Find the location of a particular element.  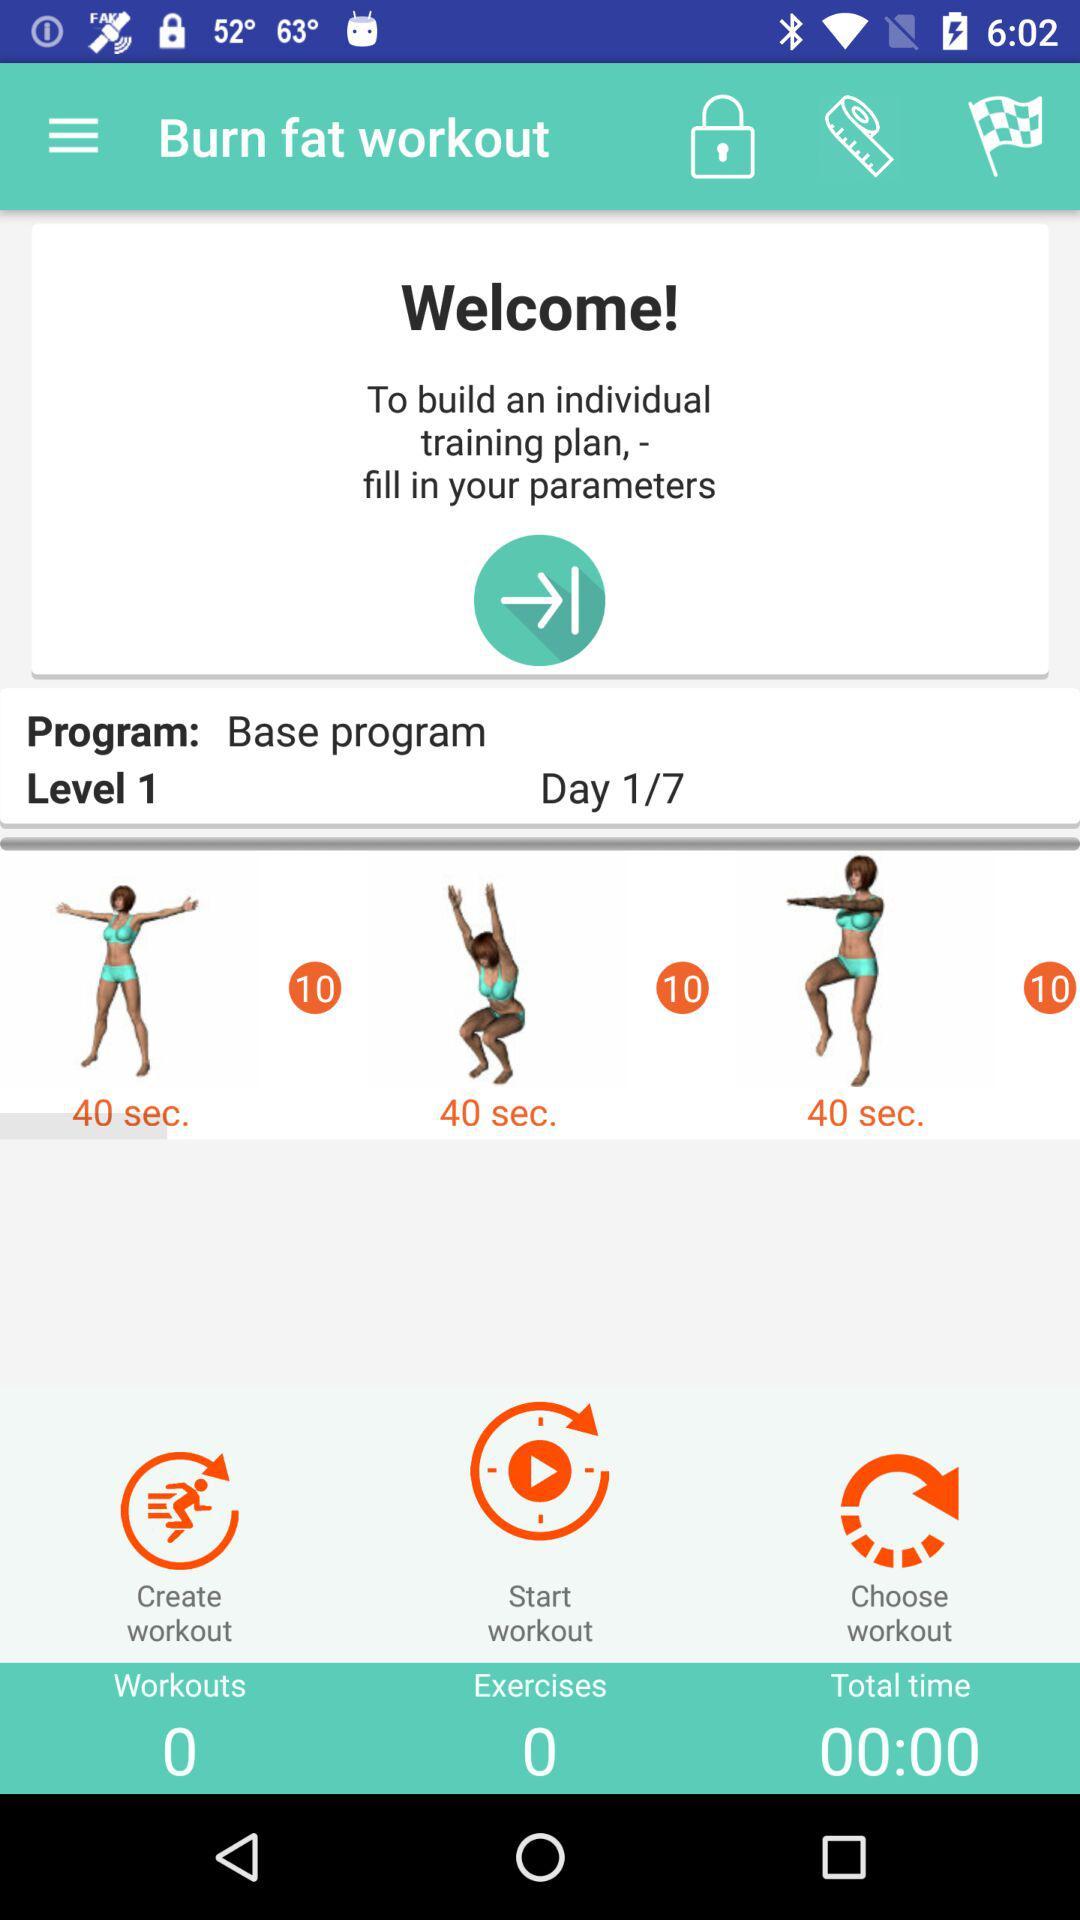

the arrow_forward icon is located at coordinates (538, 599).